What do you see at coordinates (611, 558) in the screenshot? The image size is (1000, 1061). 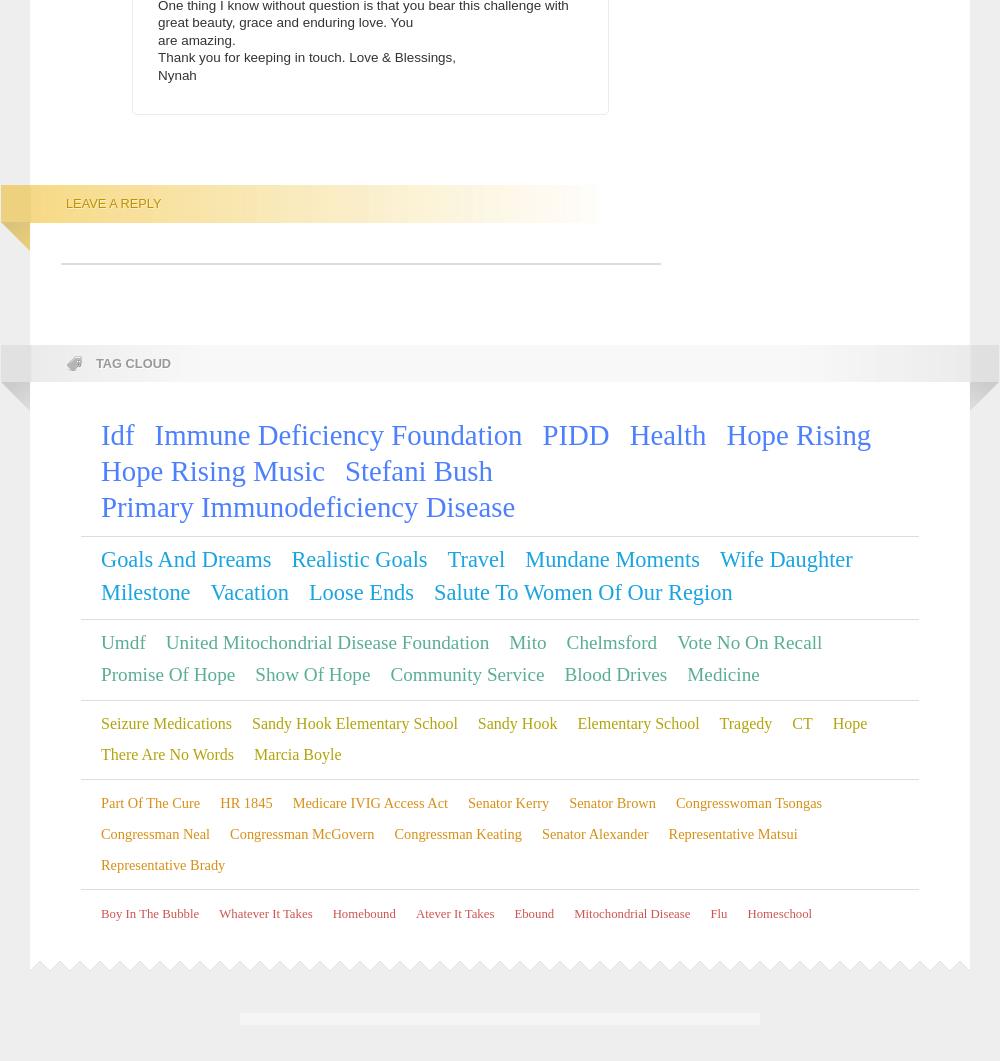 I see `'mundane moments'` at bounding box center [611, 558].